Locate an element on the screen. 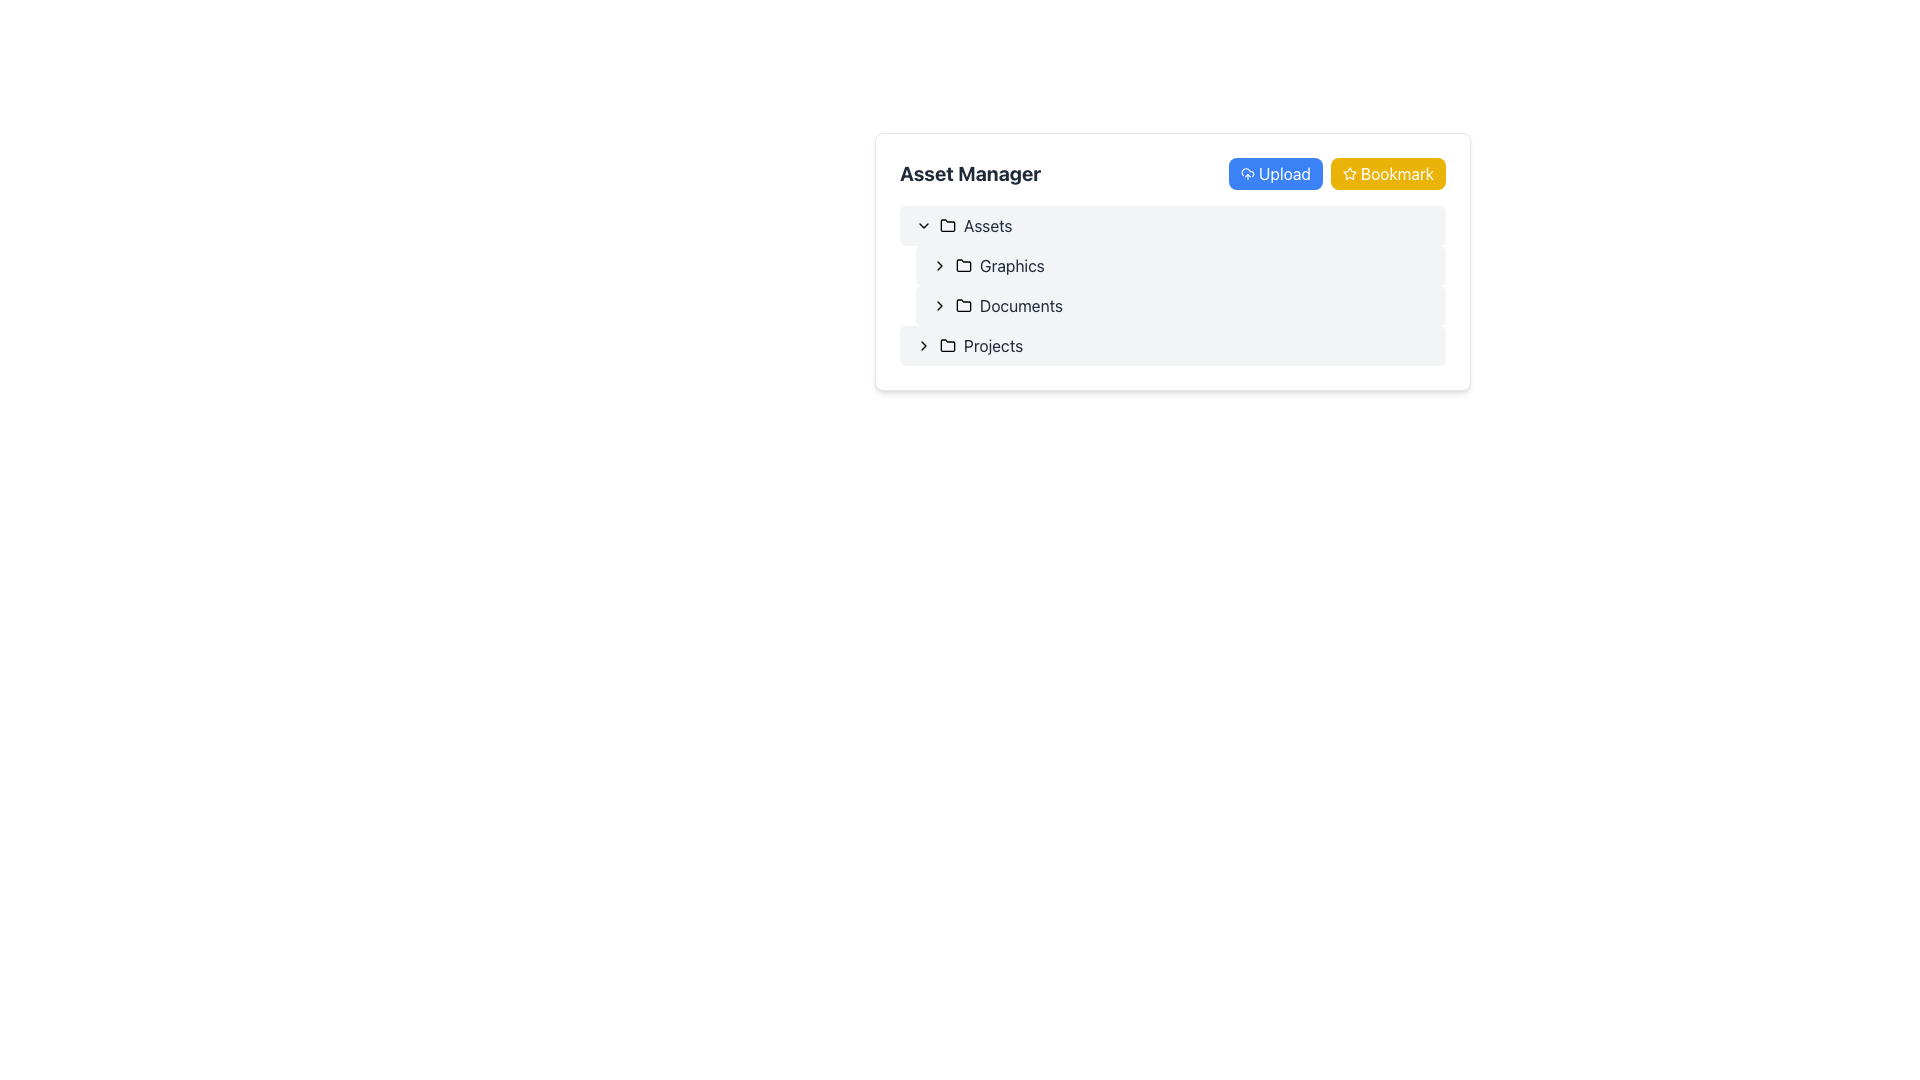 This screenshot has height=1080, width=1920. the folder icon representing the 'Projects' item in the Asset Manager interface is located at coordinates (947, 343).